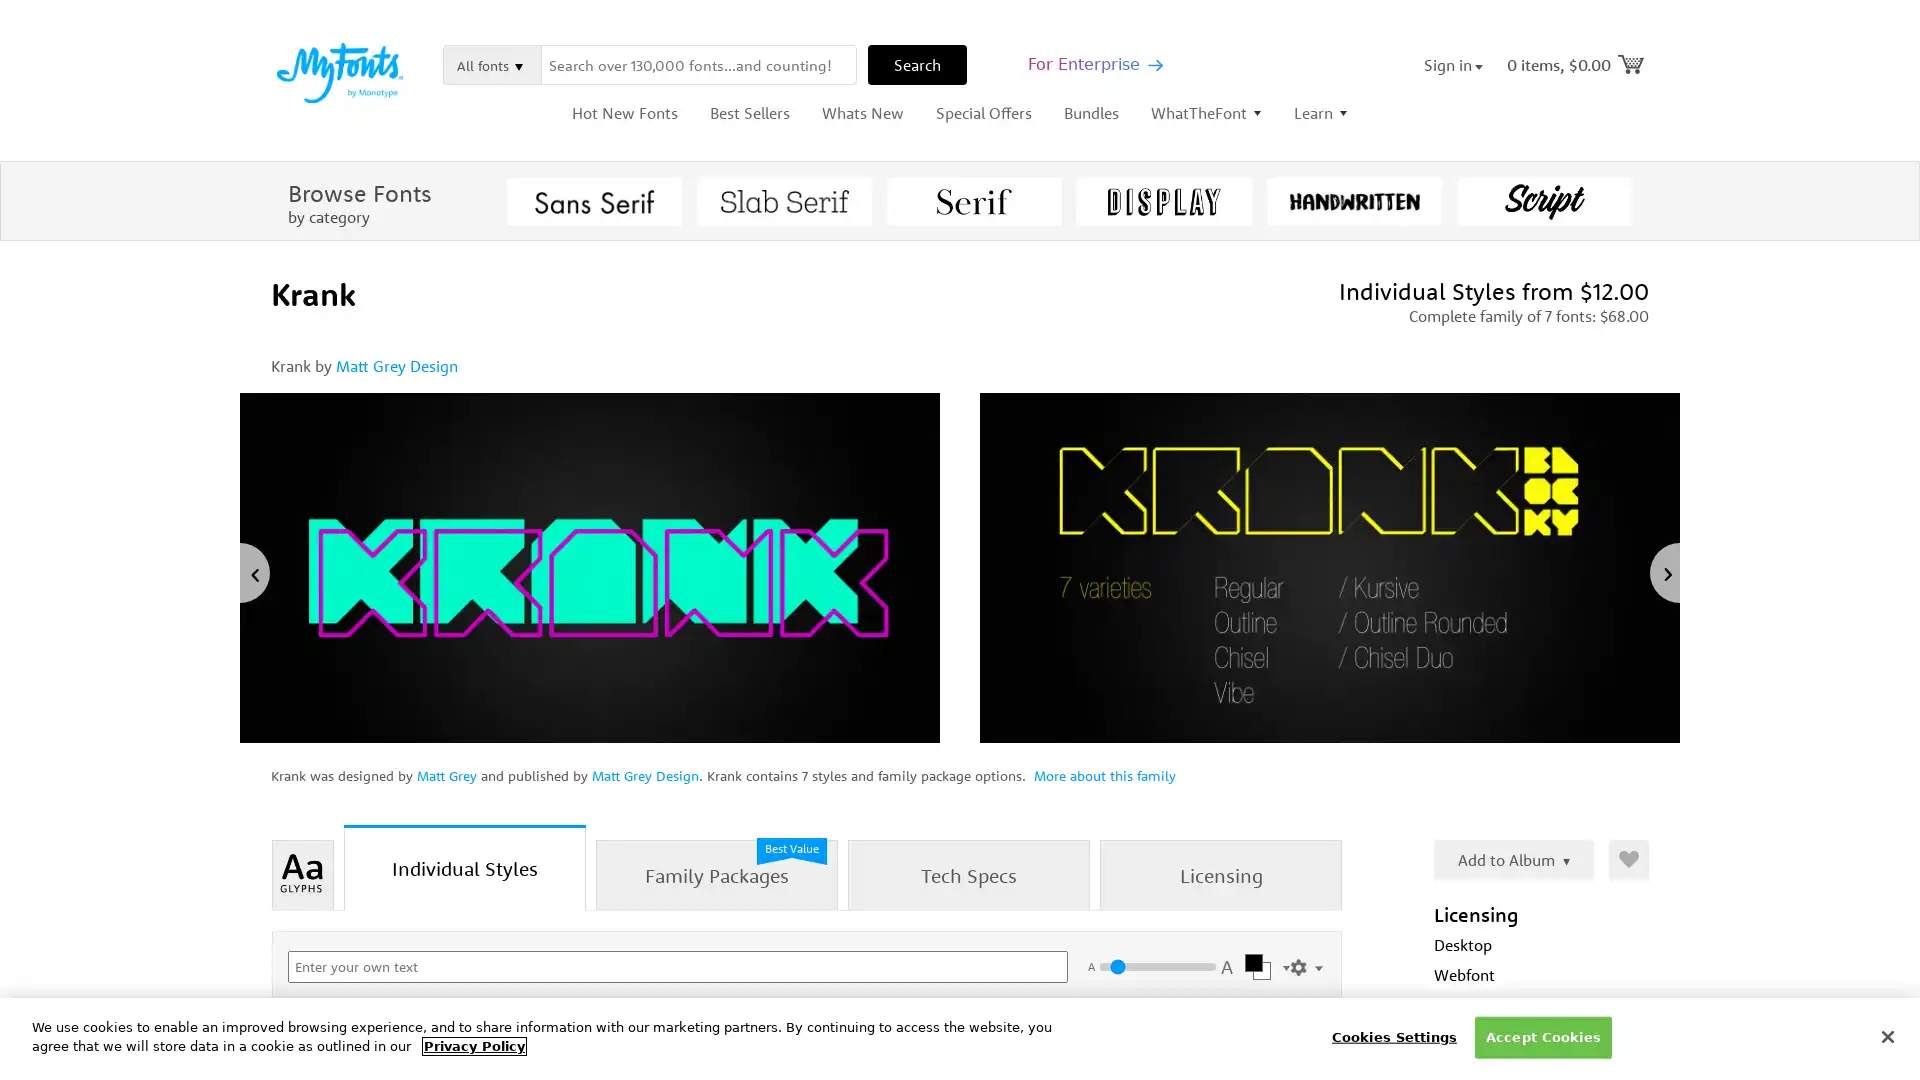 This screenshot has width=1920, height=1080. What do you see at coordinates (1262, 967) in the screenshot?
I see `Select Color` at bounding box center [1262, 967].